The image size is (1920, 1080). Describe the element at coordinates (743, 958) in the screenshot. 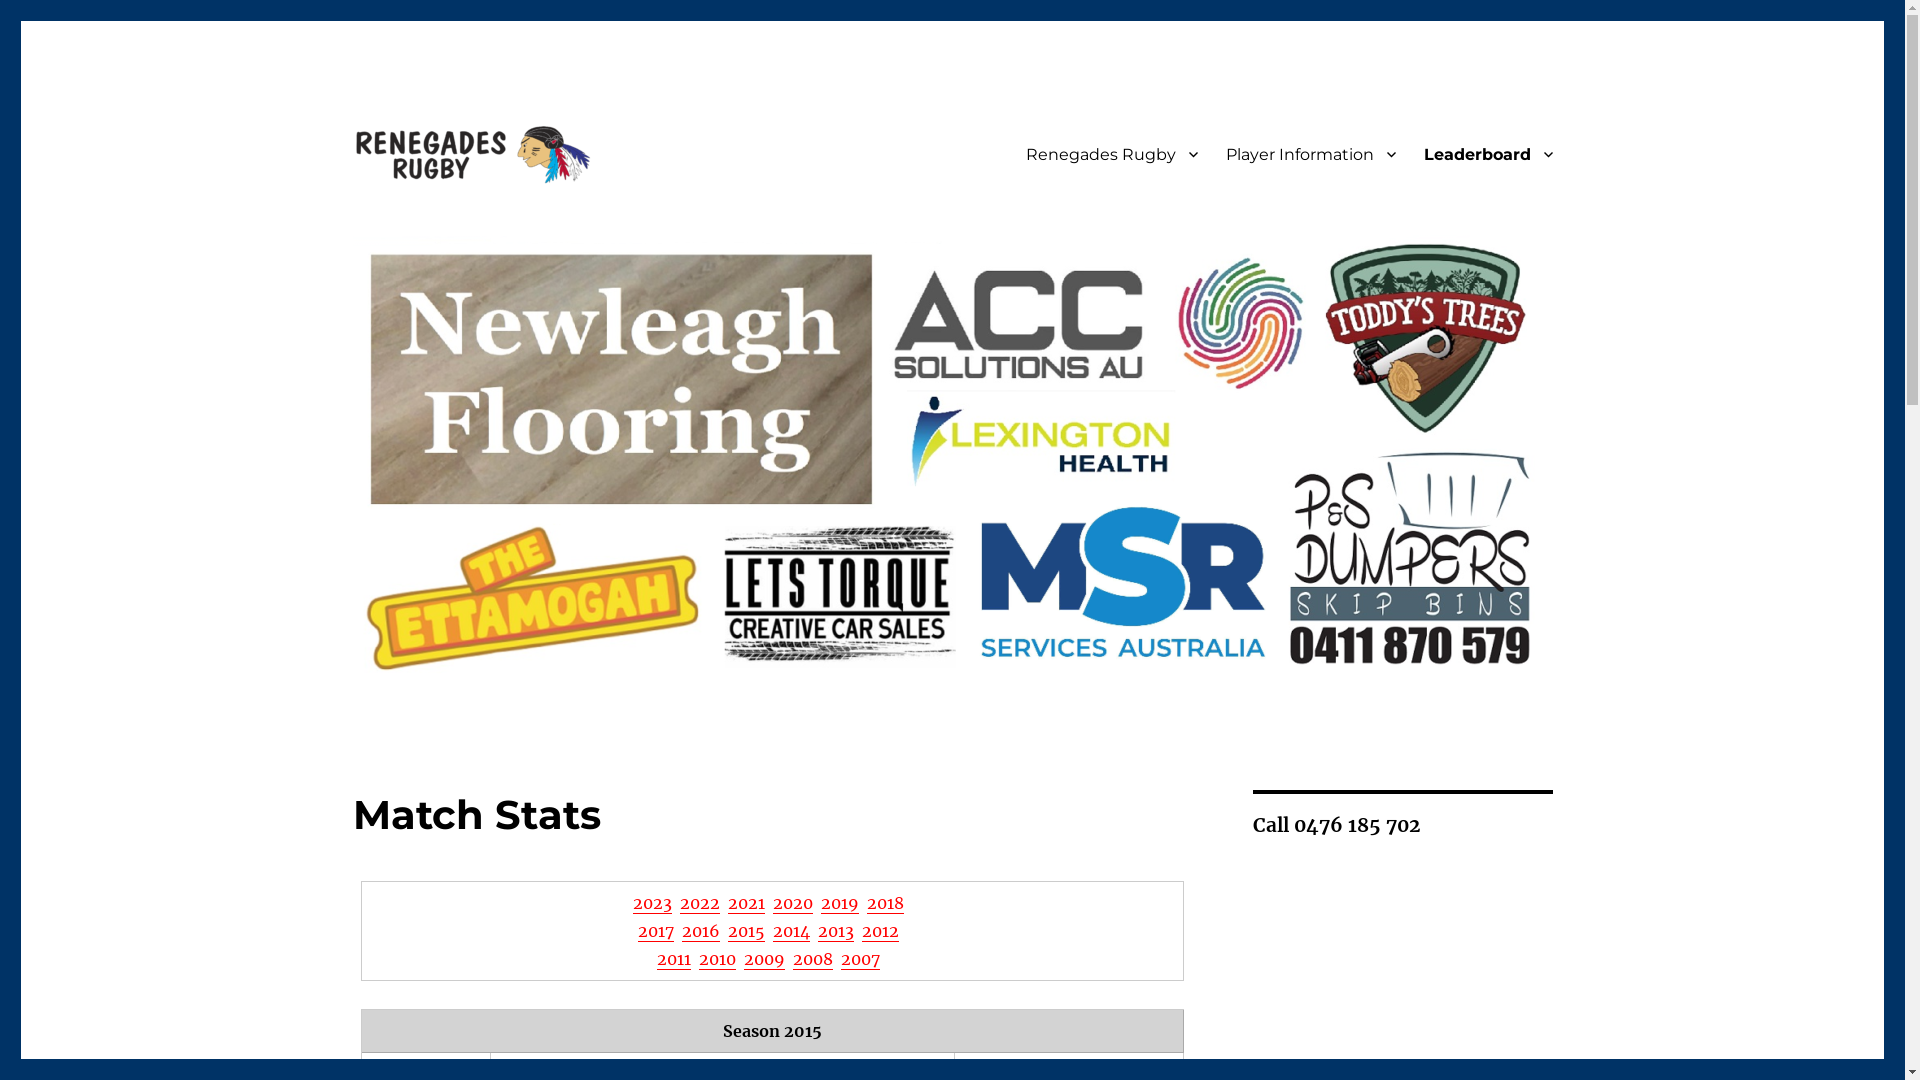

I see `'2009'` at that location.